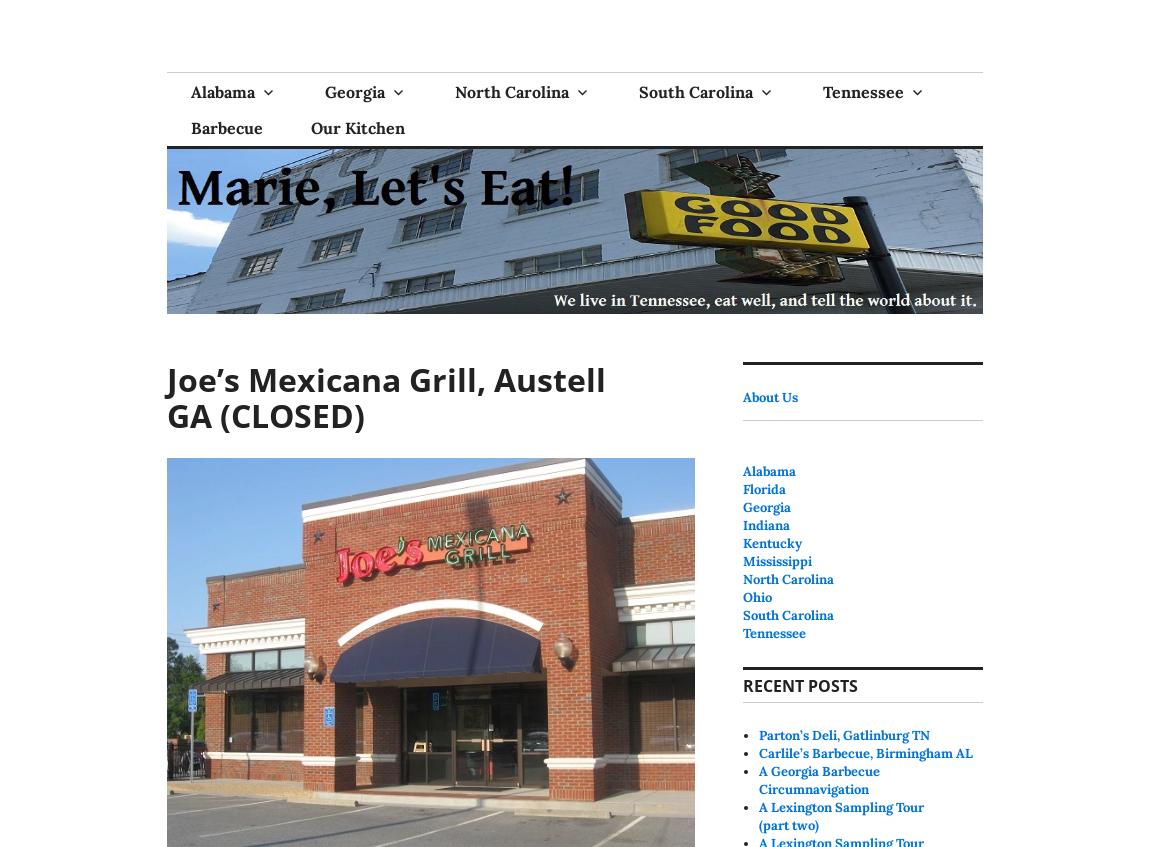  What do you see at coordinates (865, 751) in the screenshot?
I see `'Carlile’s Barbecue, Birmingham AL'` at bounding box center [865, 751].